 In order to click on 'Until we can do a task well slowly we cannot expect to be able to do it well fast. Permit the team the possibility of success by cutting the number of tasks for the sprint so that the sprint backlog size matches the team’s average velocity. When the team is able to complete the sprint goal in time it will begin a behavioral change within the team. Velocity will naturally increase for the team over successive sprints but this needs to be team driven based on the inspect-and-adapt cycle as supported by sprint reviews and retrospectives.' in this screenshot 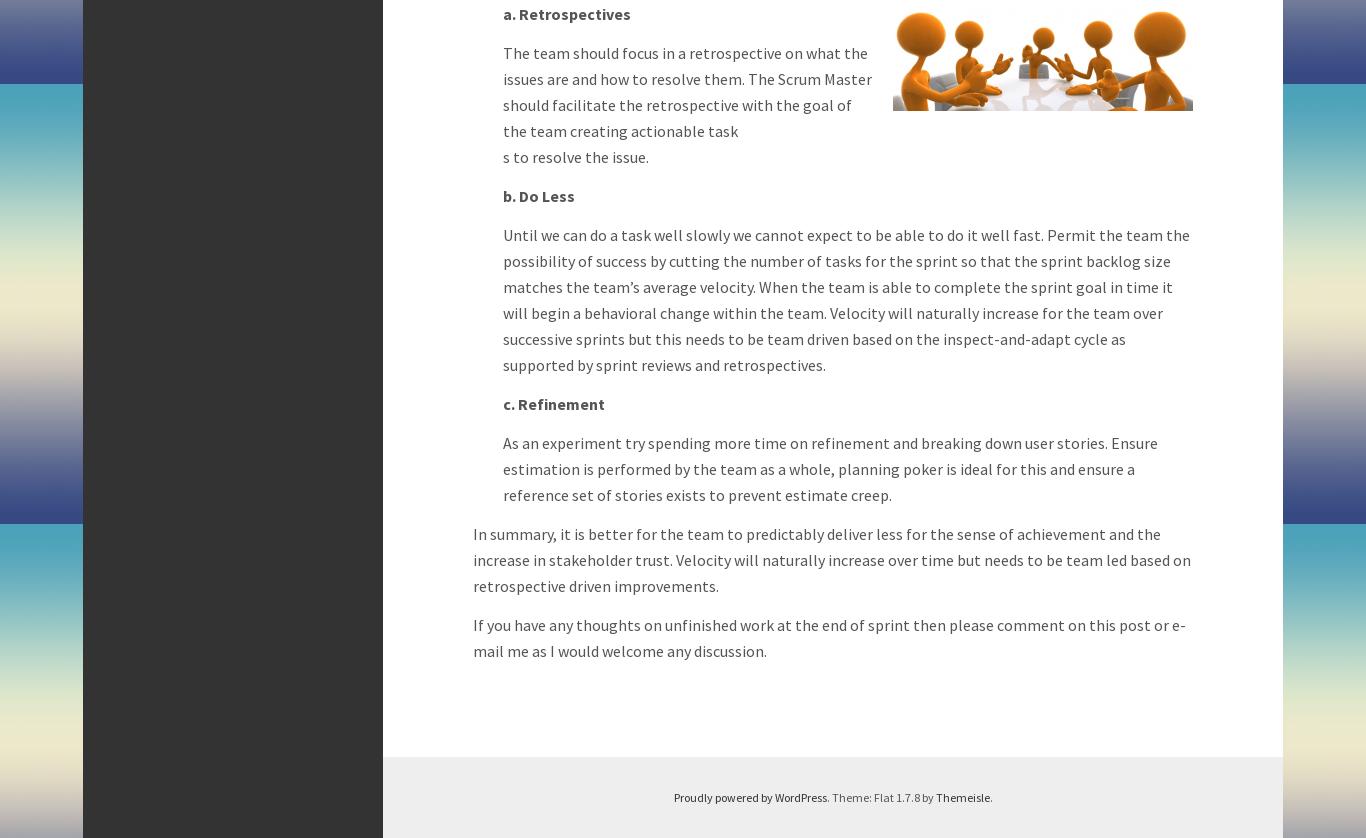, I will do `click(845, 299)`.